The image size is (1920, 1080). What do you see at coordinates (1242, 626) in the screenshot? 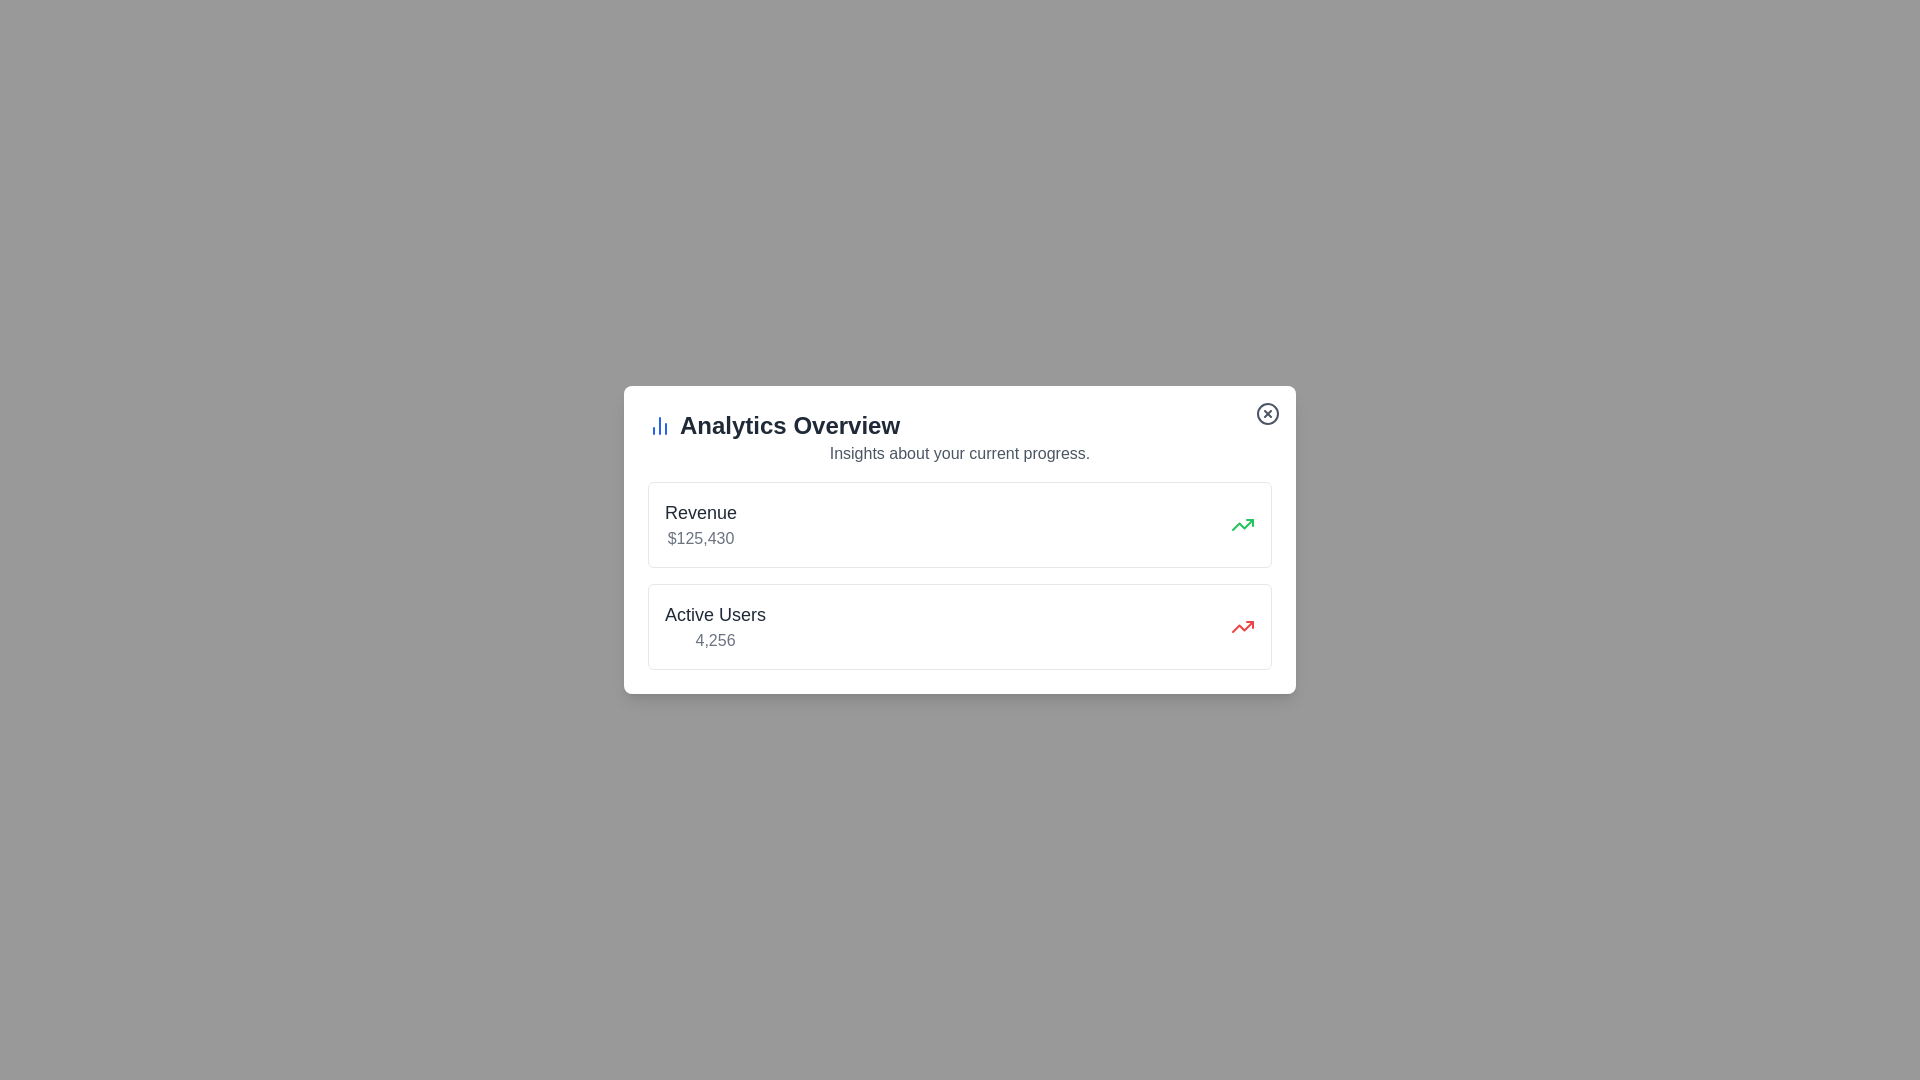
I see `the increase icon indicating 'Active Users' metric on the right side of the '4,256' text in the second card under the 'Analytics Overview' section` at bounding box center [1242, 626].